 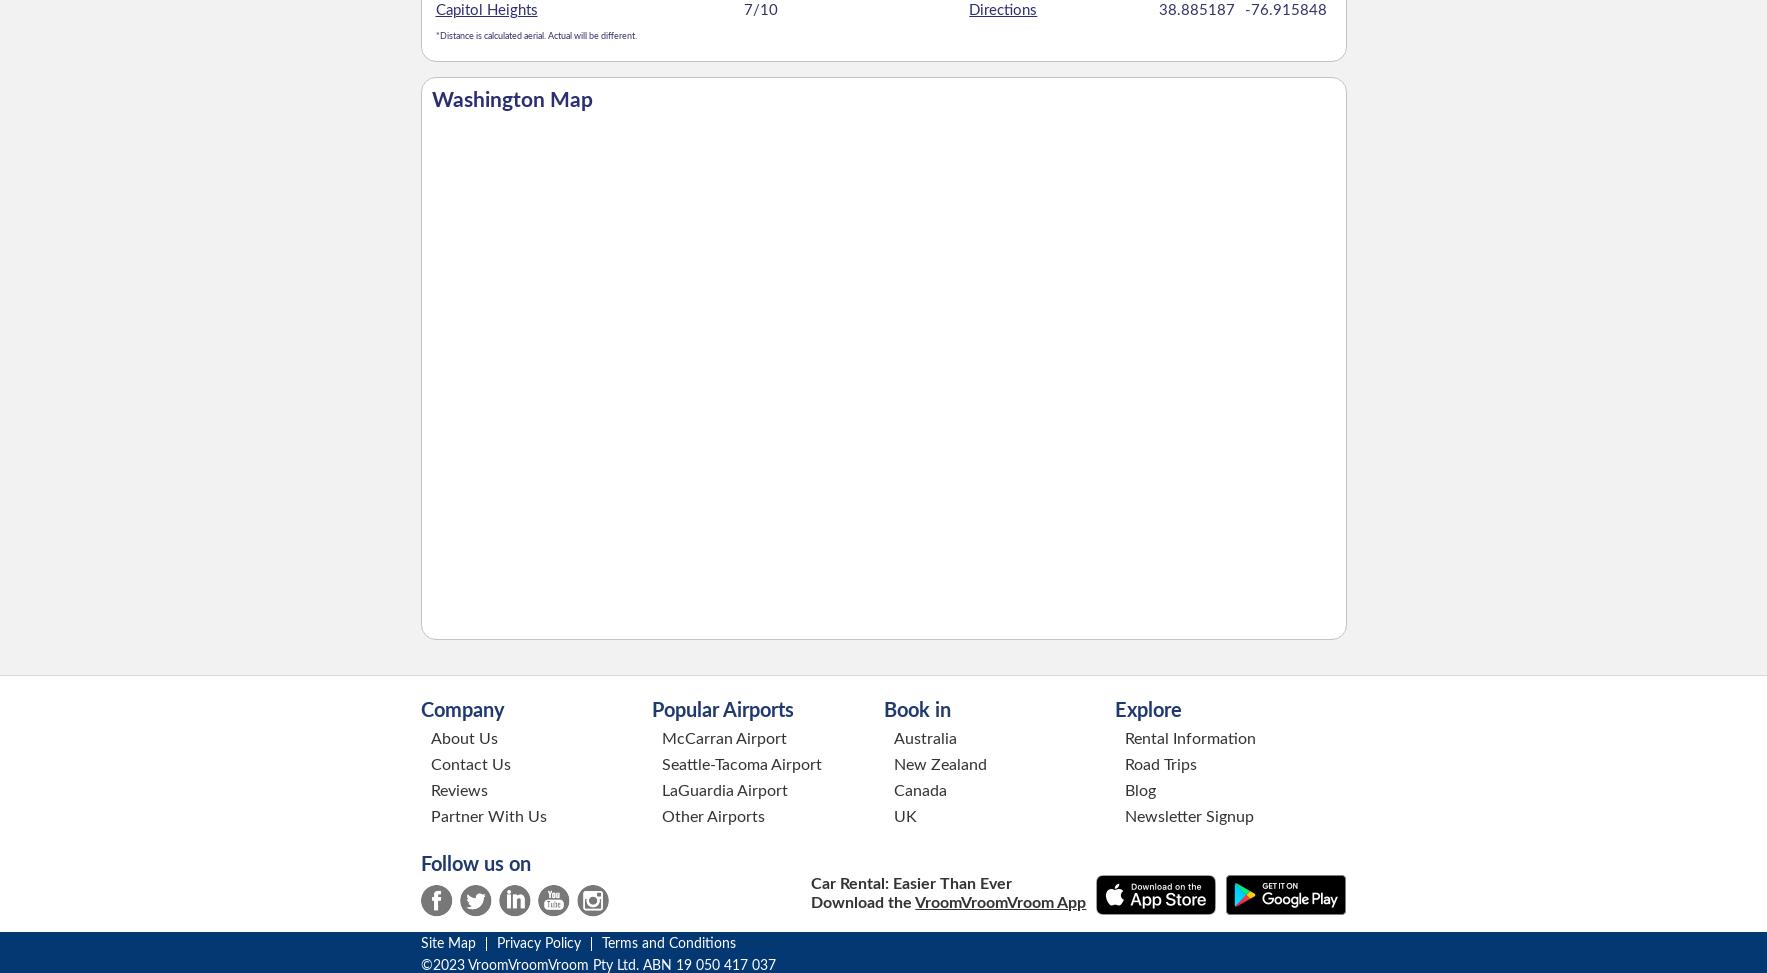 I want to click on 'Washington Map', so click(x=511, y=98).